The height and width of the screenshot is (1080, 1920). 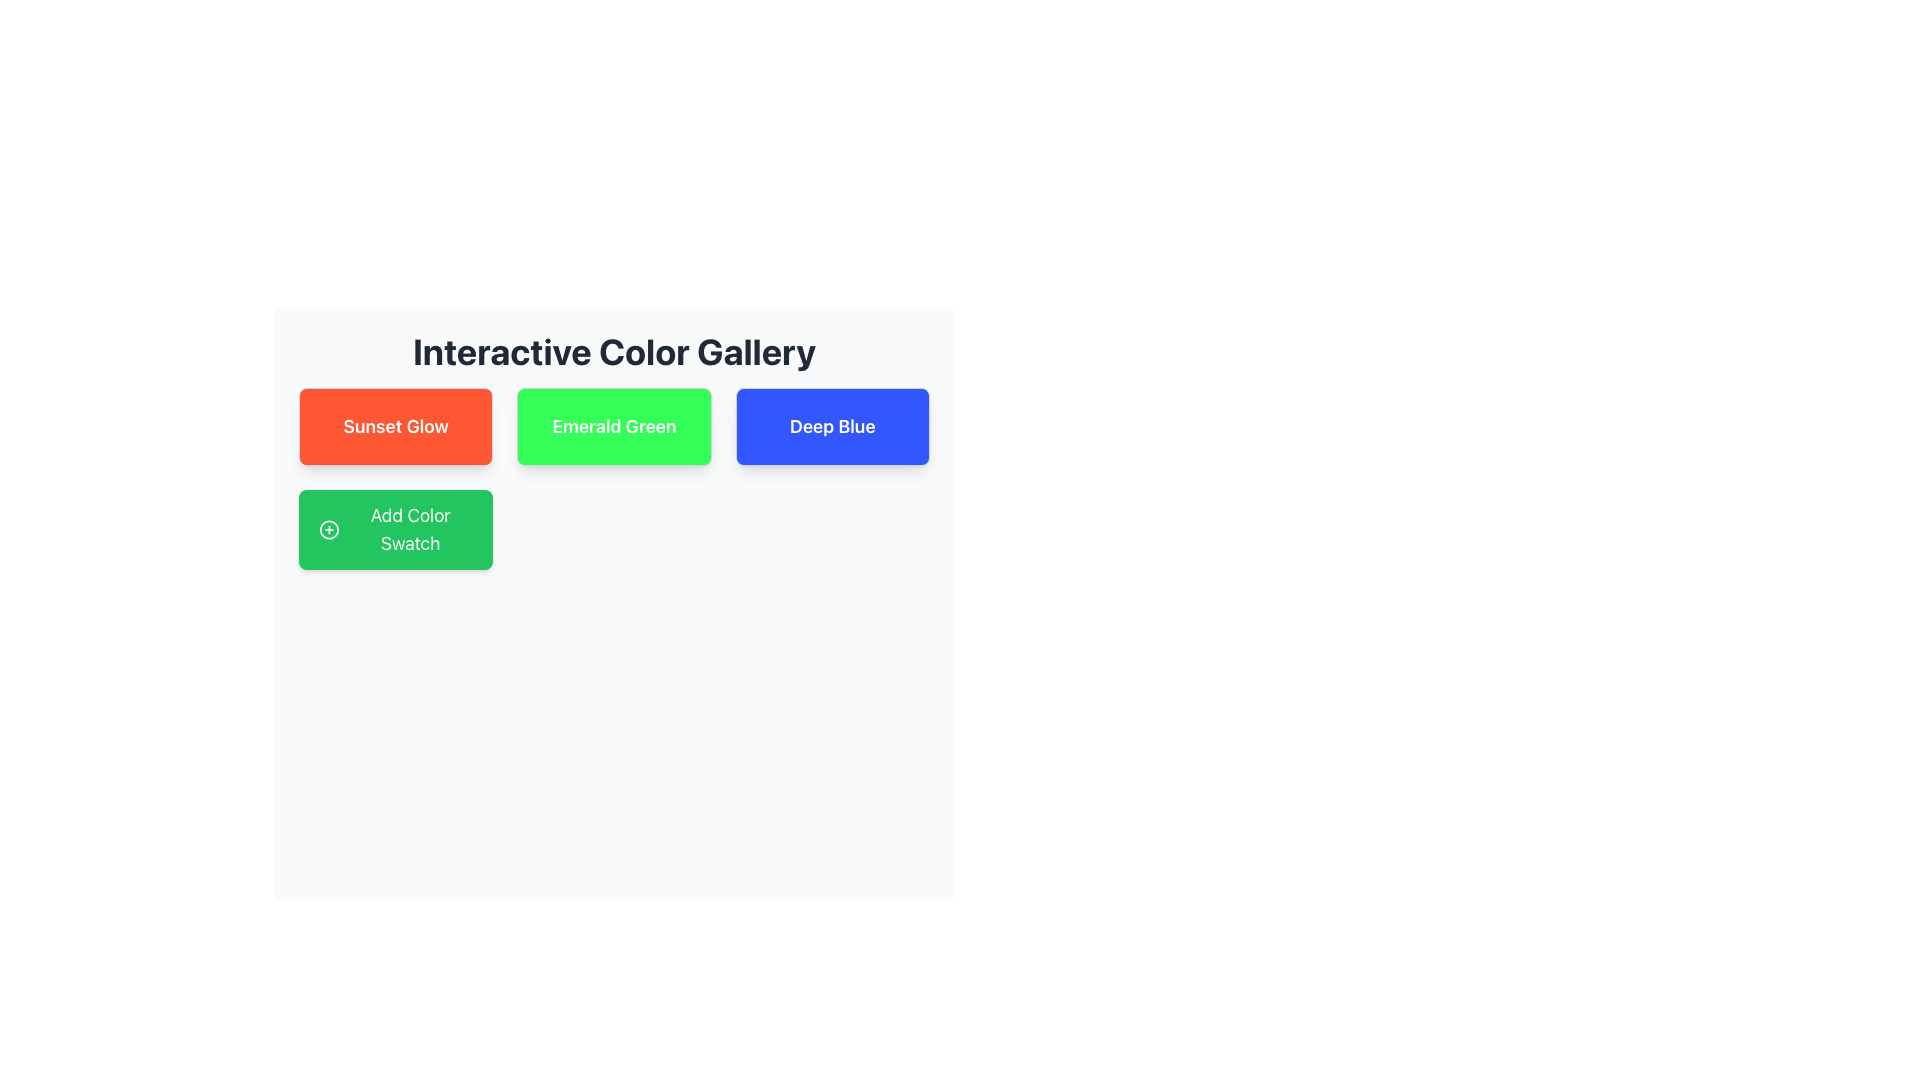 What do you see at coordinates (613, 426) in the screenshot?
I see `the text content of the Text Label displaying 'Emerald Green' in bold white font on a vibrant green background, which is centrally aligned within a rounded rectangle in a row of color swatches` at bounding box center [613, 426].